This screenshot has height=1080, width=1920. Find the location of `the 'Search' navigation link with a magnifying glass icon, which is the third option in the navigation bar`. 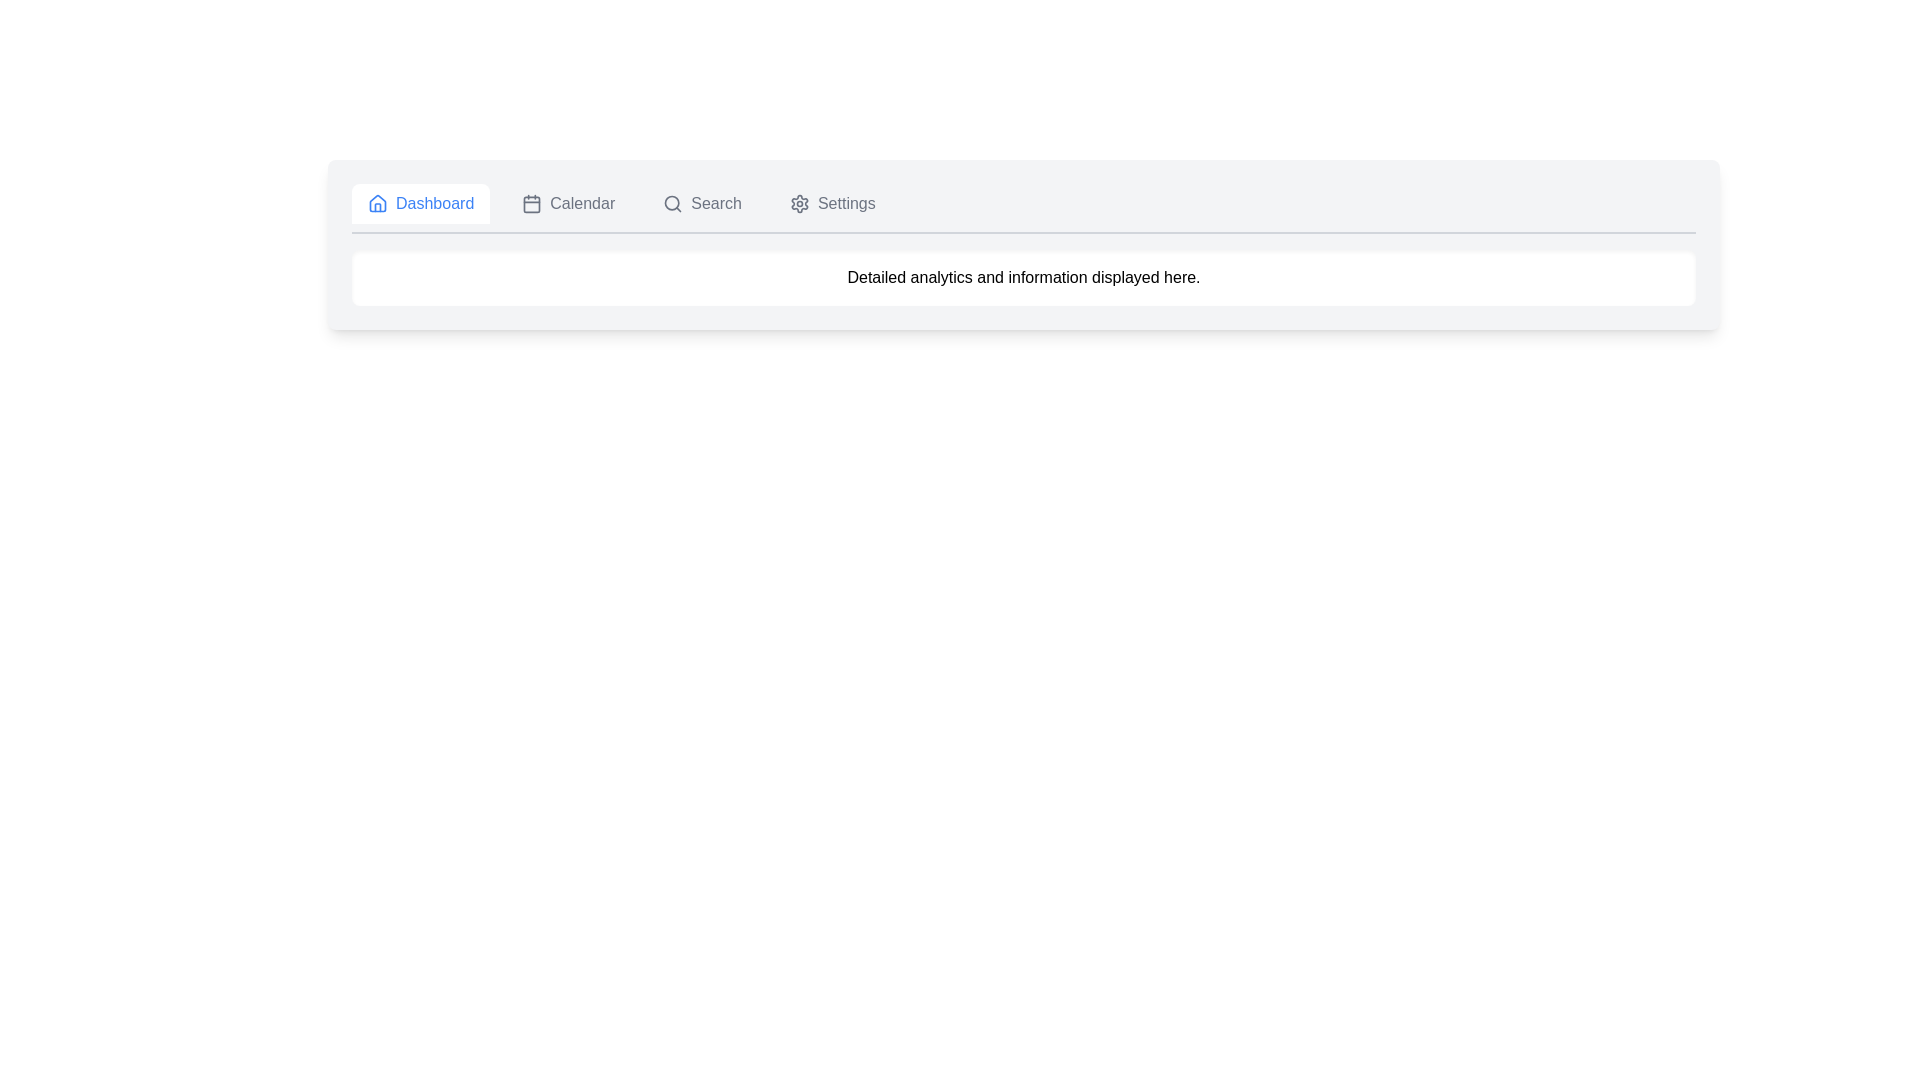

the 'Search' navigation link with a magnifying glass icon, which is the third option in the navigation bar is located at coordinates (702, 204).